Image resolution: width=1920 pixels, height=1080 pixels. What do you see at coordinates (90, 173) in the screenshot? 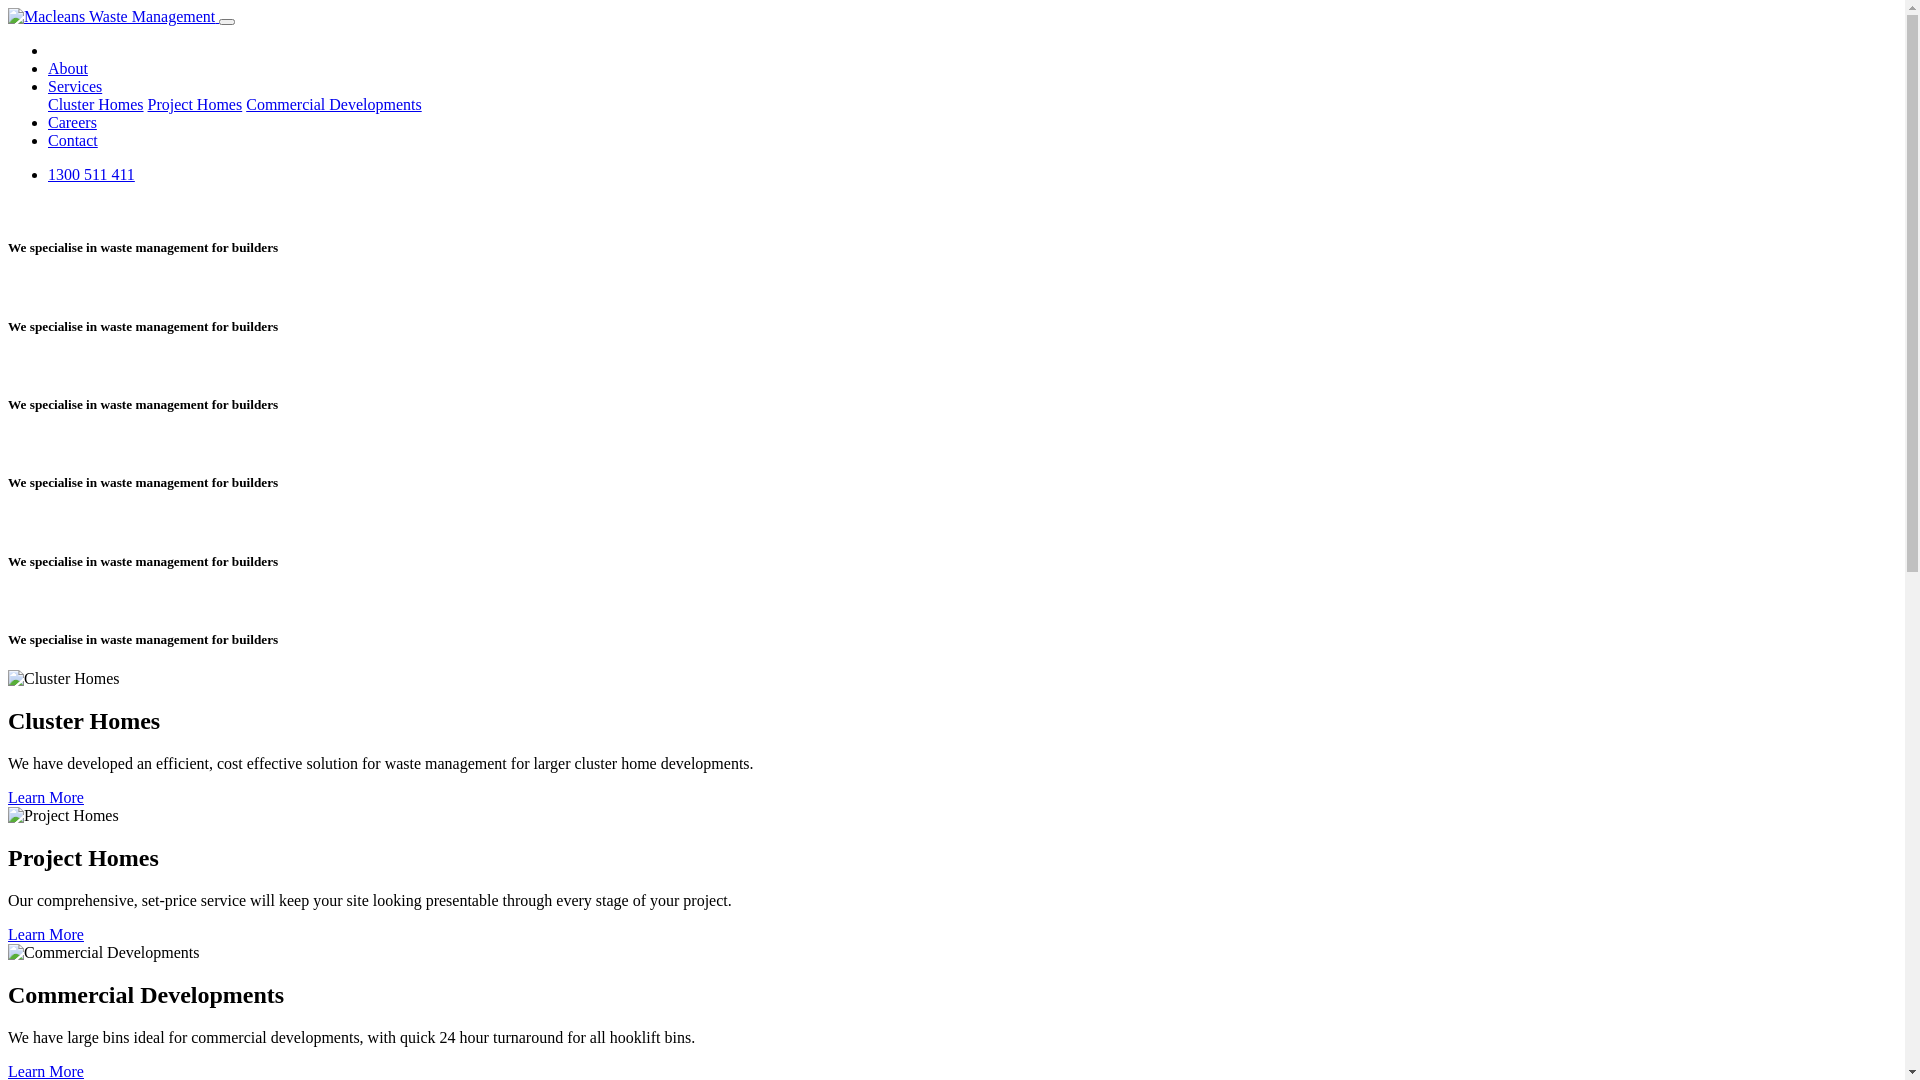
I see `'1300 511 411'` at bounding box center [90, 173].